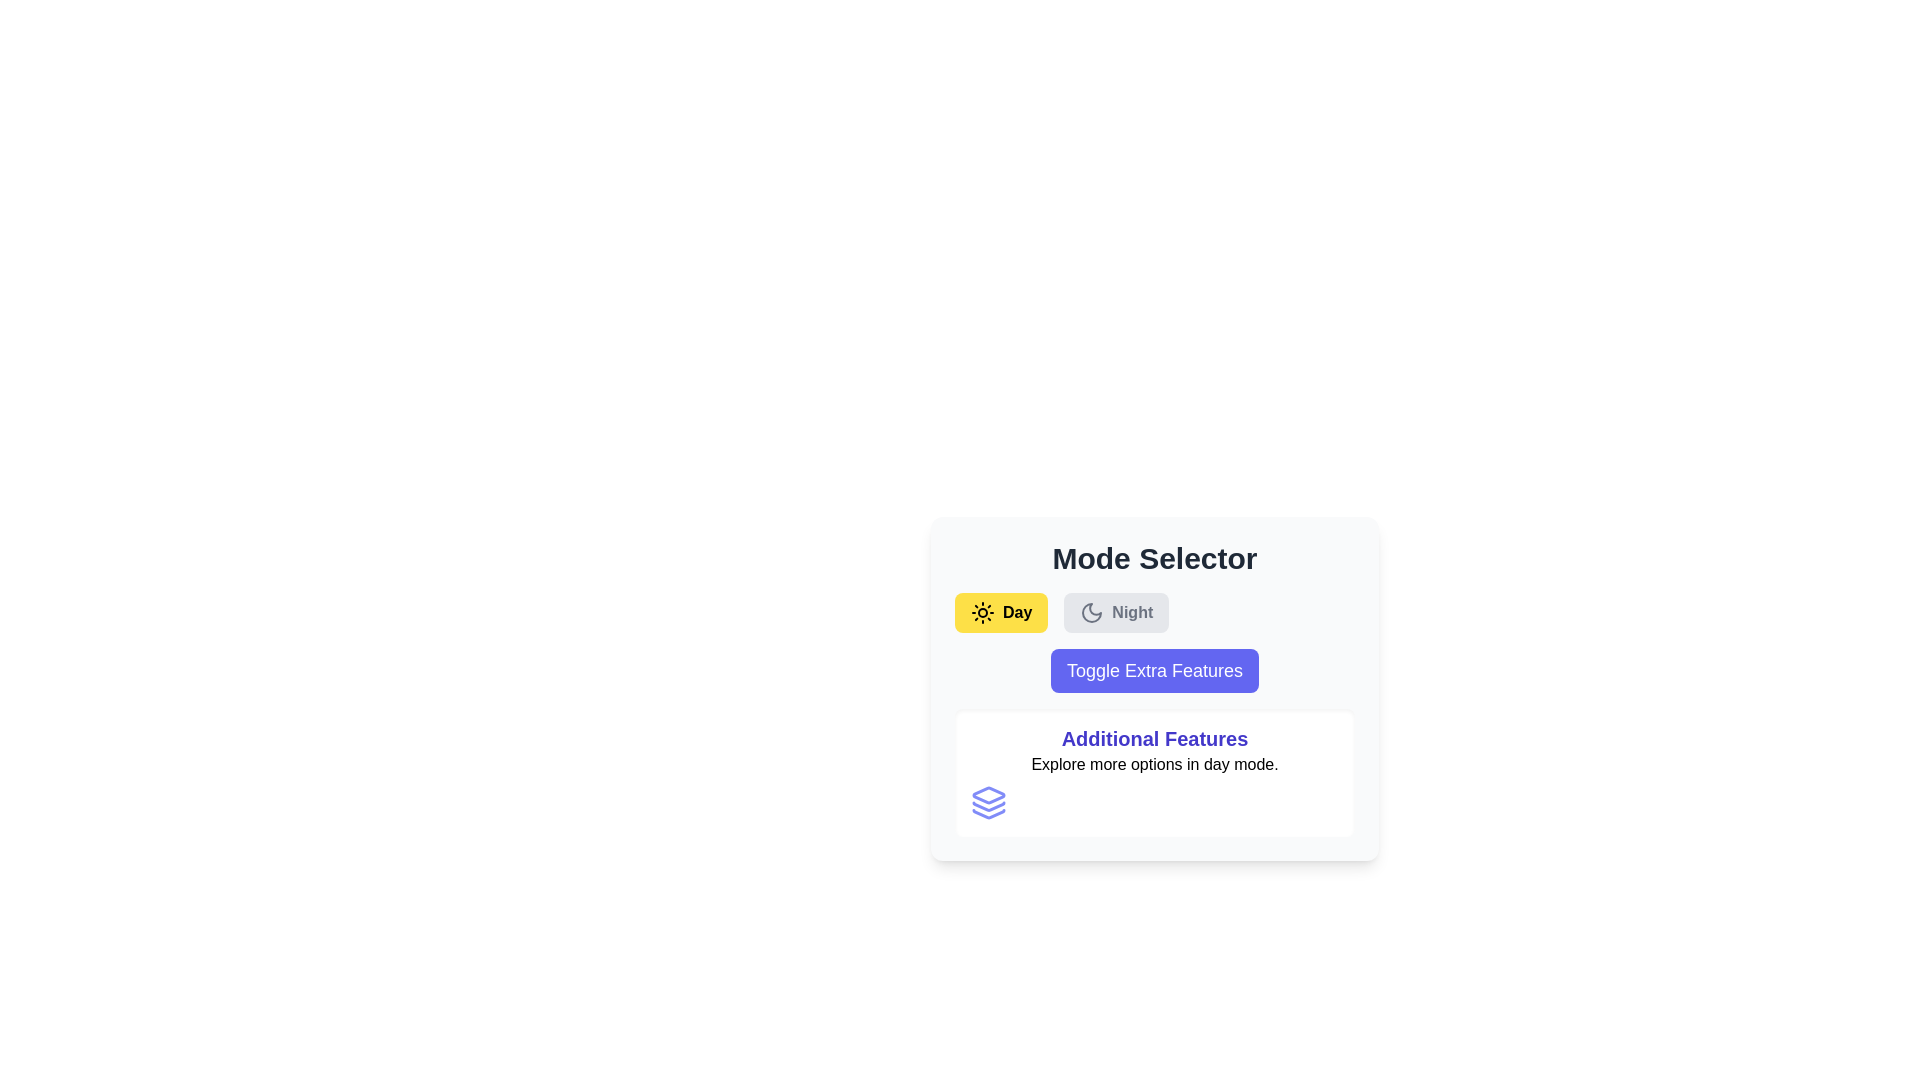 This screenshot has width=1920, height=1080. Describe the element at coordinates (1155, 612) in the screenshot. I see `the 'Day' toggle button in the Toggle switch group` at that location.